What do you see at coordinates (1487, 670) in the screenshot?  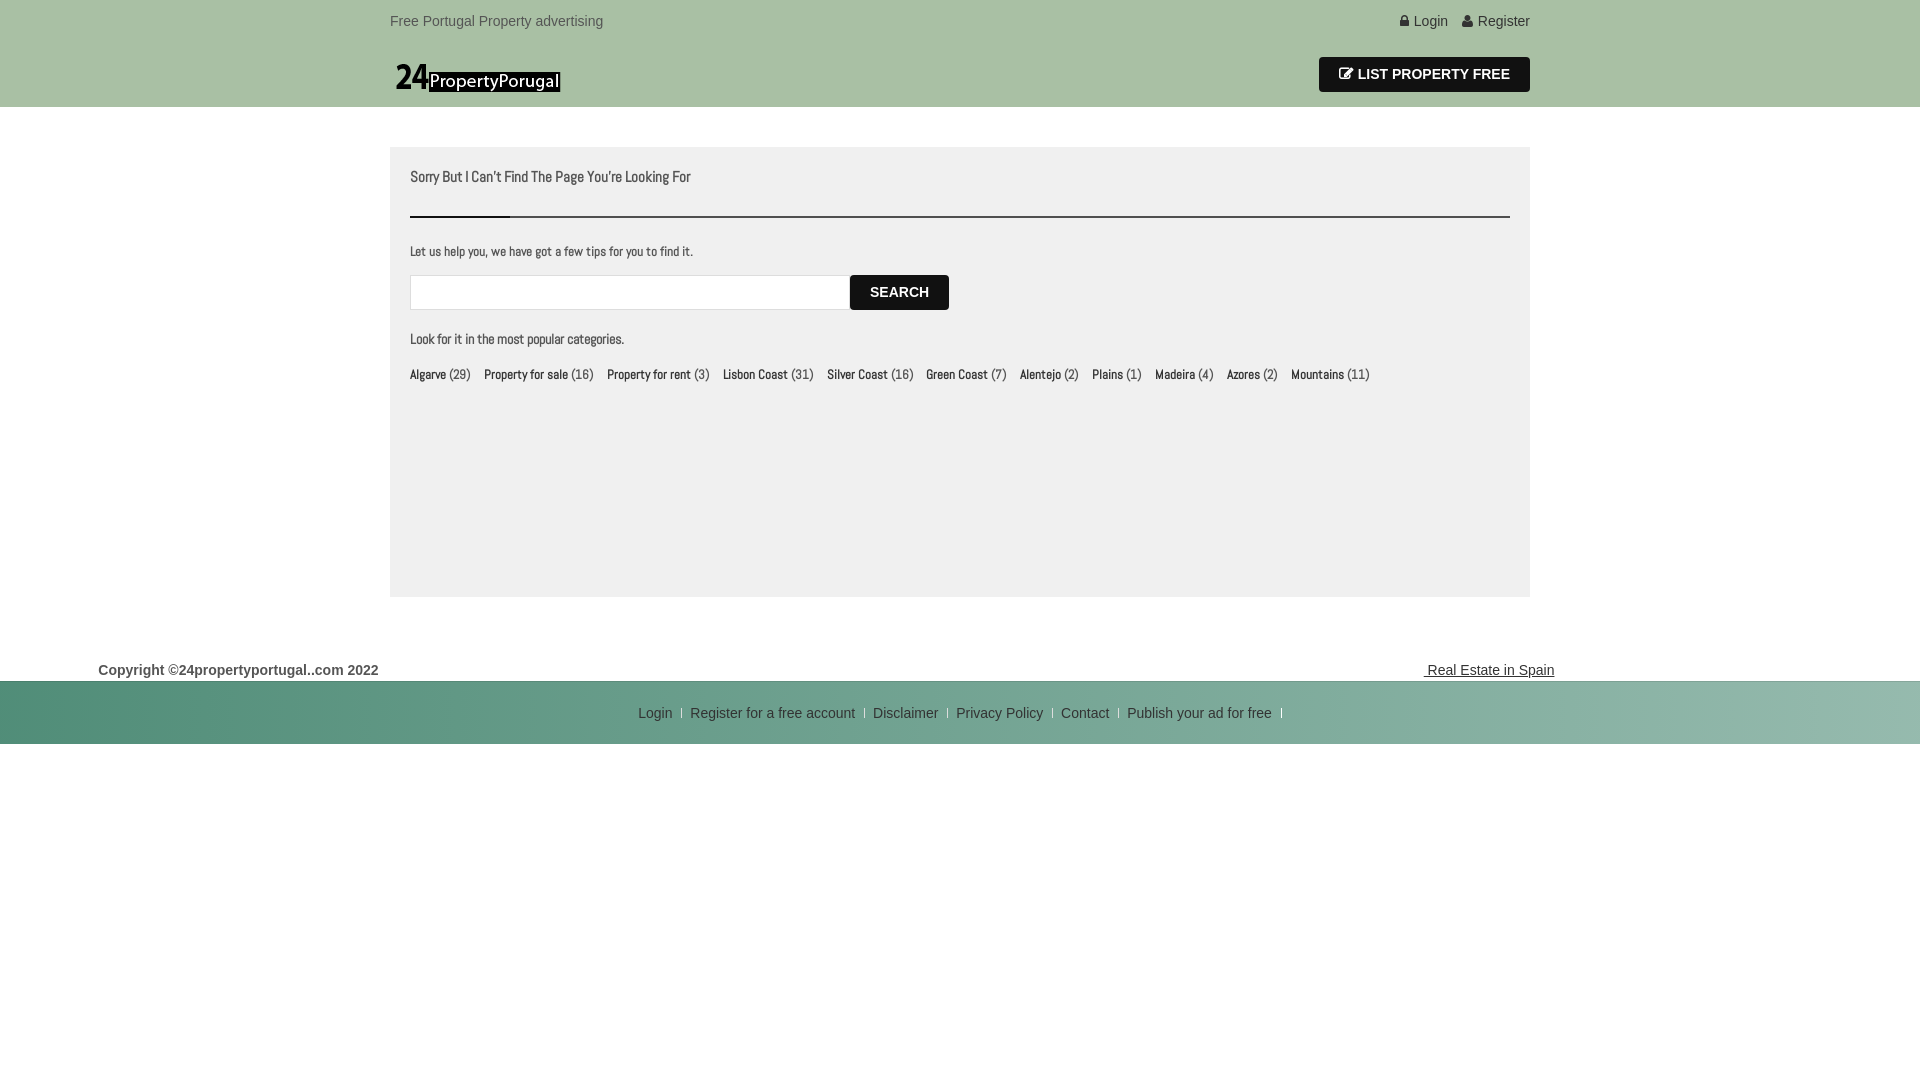 I see `'  Real Estate in Spain'` at bounding box center [1487, 670].